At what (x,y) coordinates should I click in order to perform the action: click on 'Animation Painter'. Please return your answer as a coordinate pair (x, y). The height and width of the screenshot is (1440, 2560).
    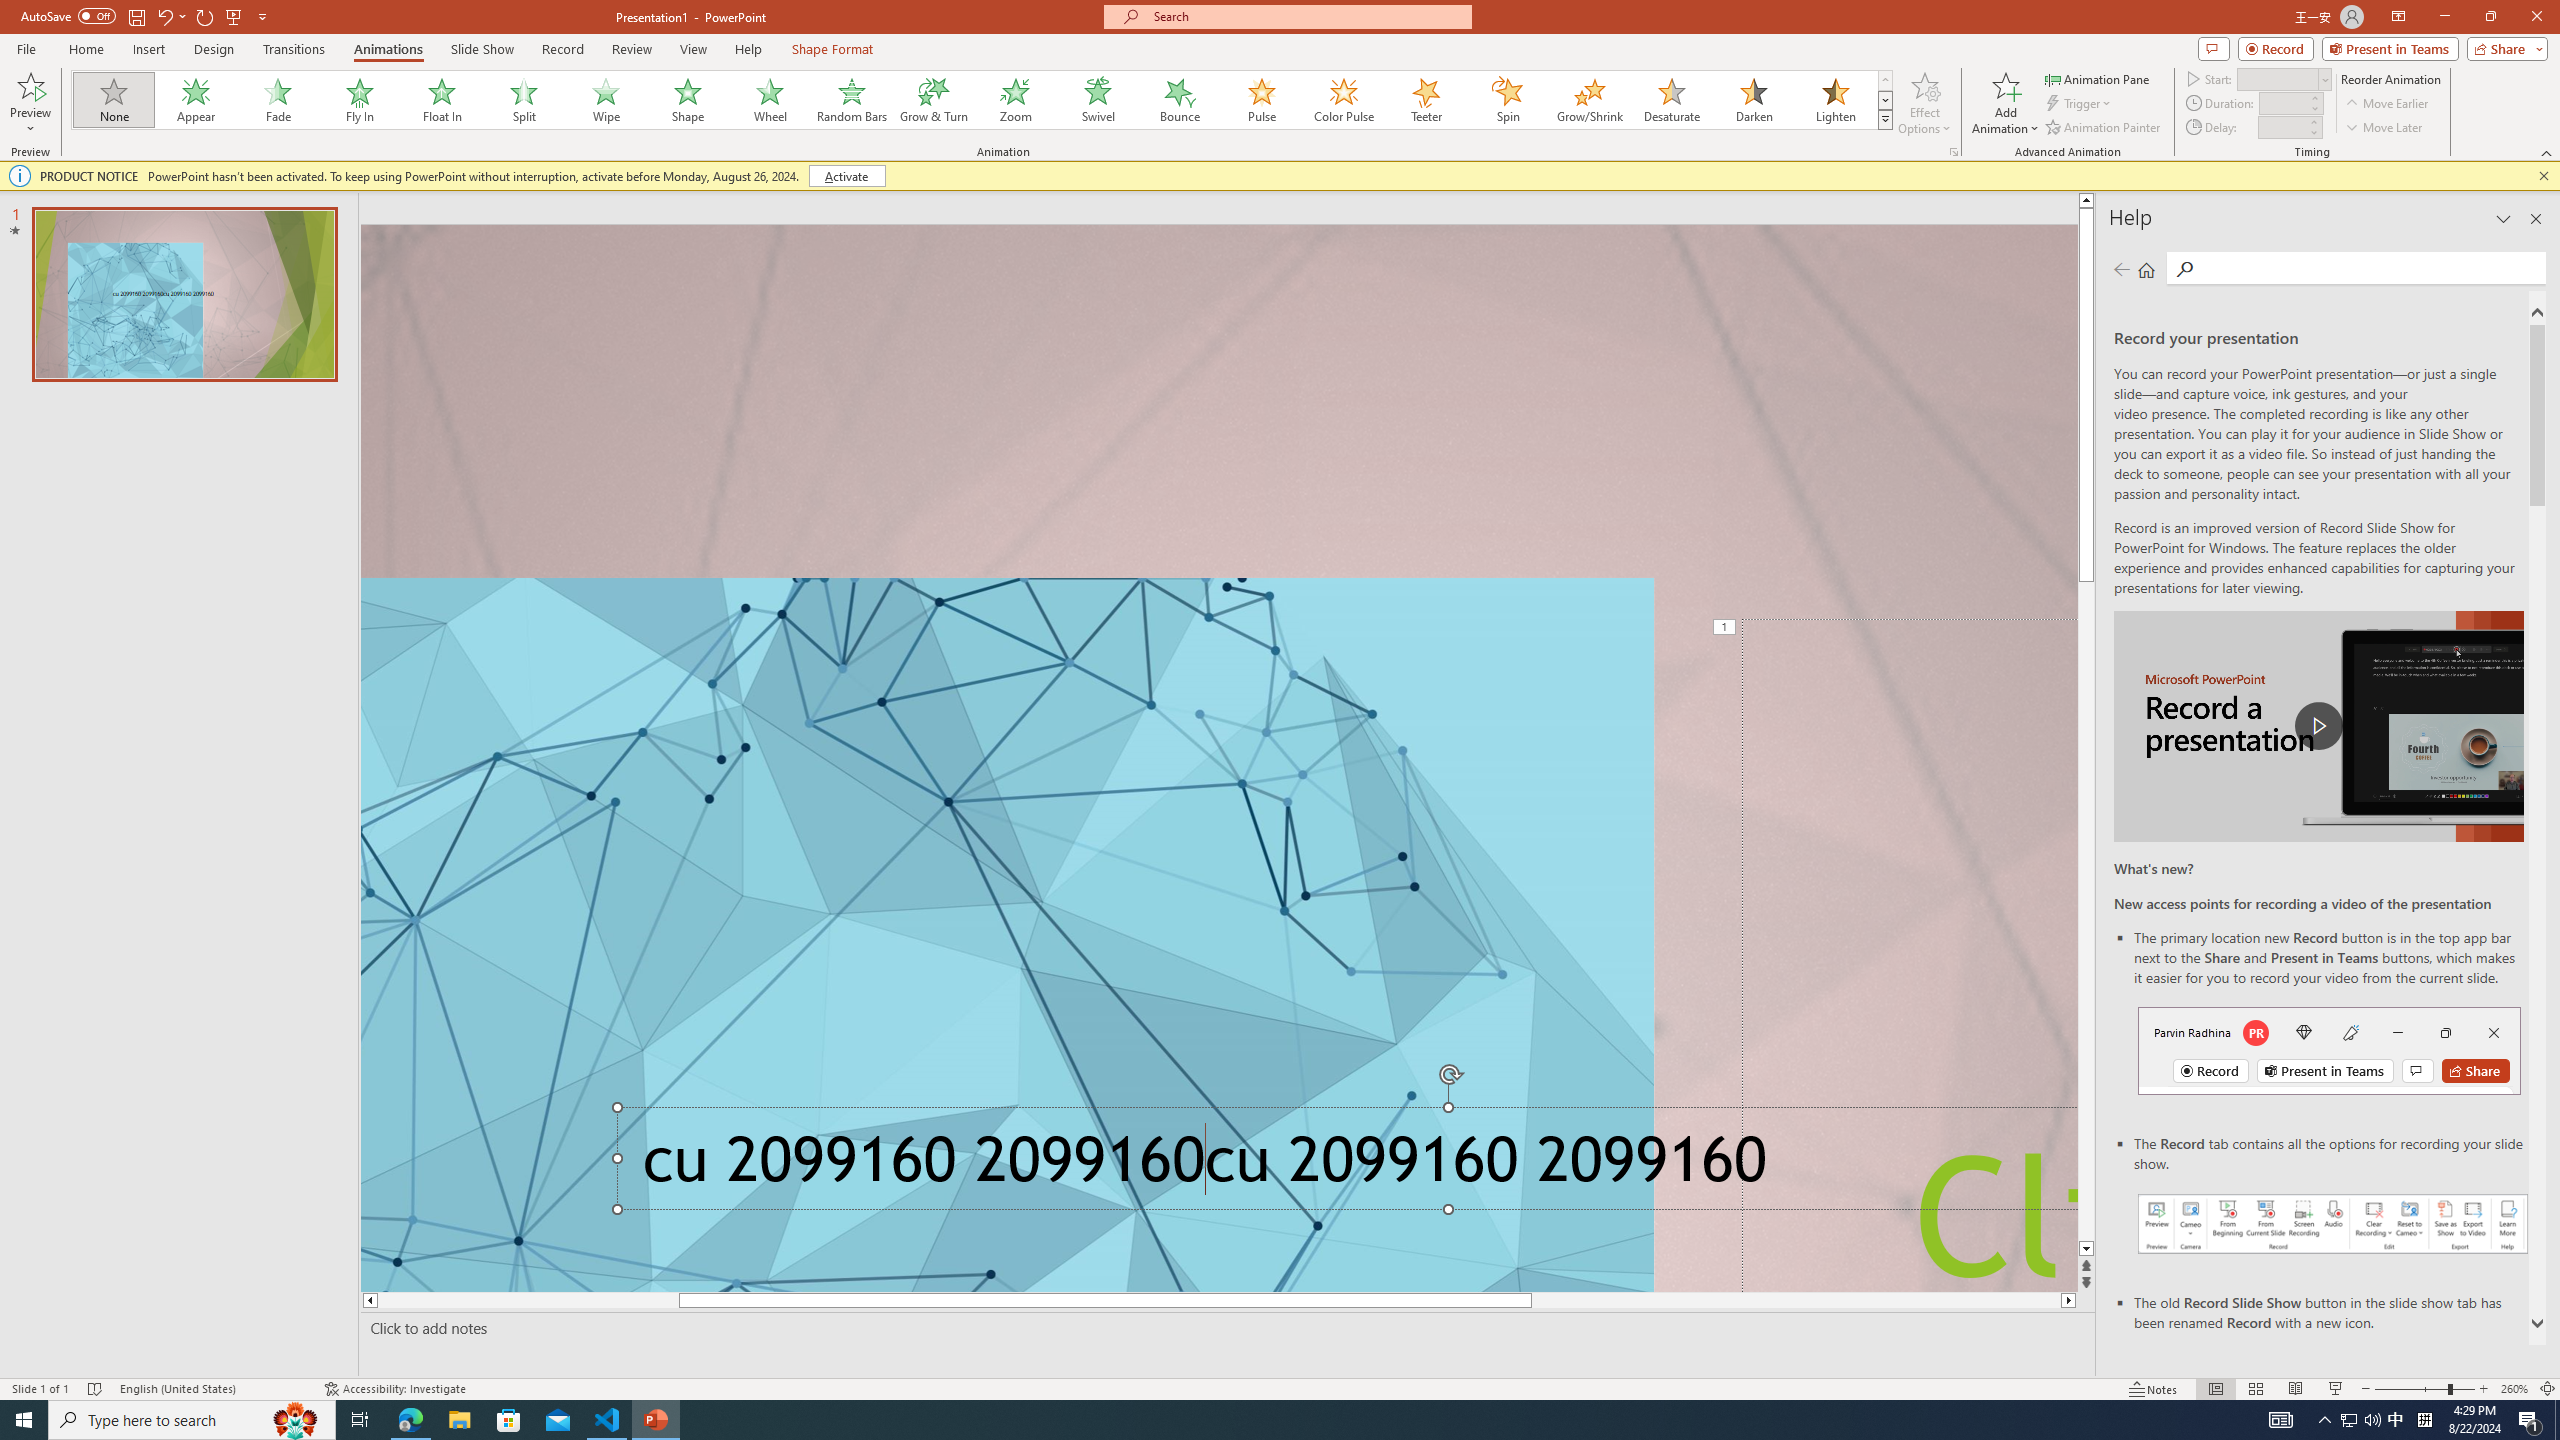
    Looking at the image, I should click on (2103, 127).